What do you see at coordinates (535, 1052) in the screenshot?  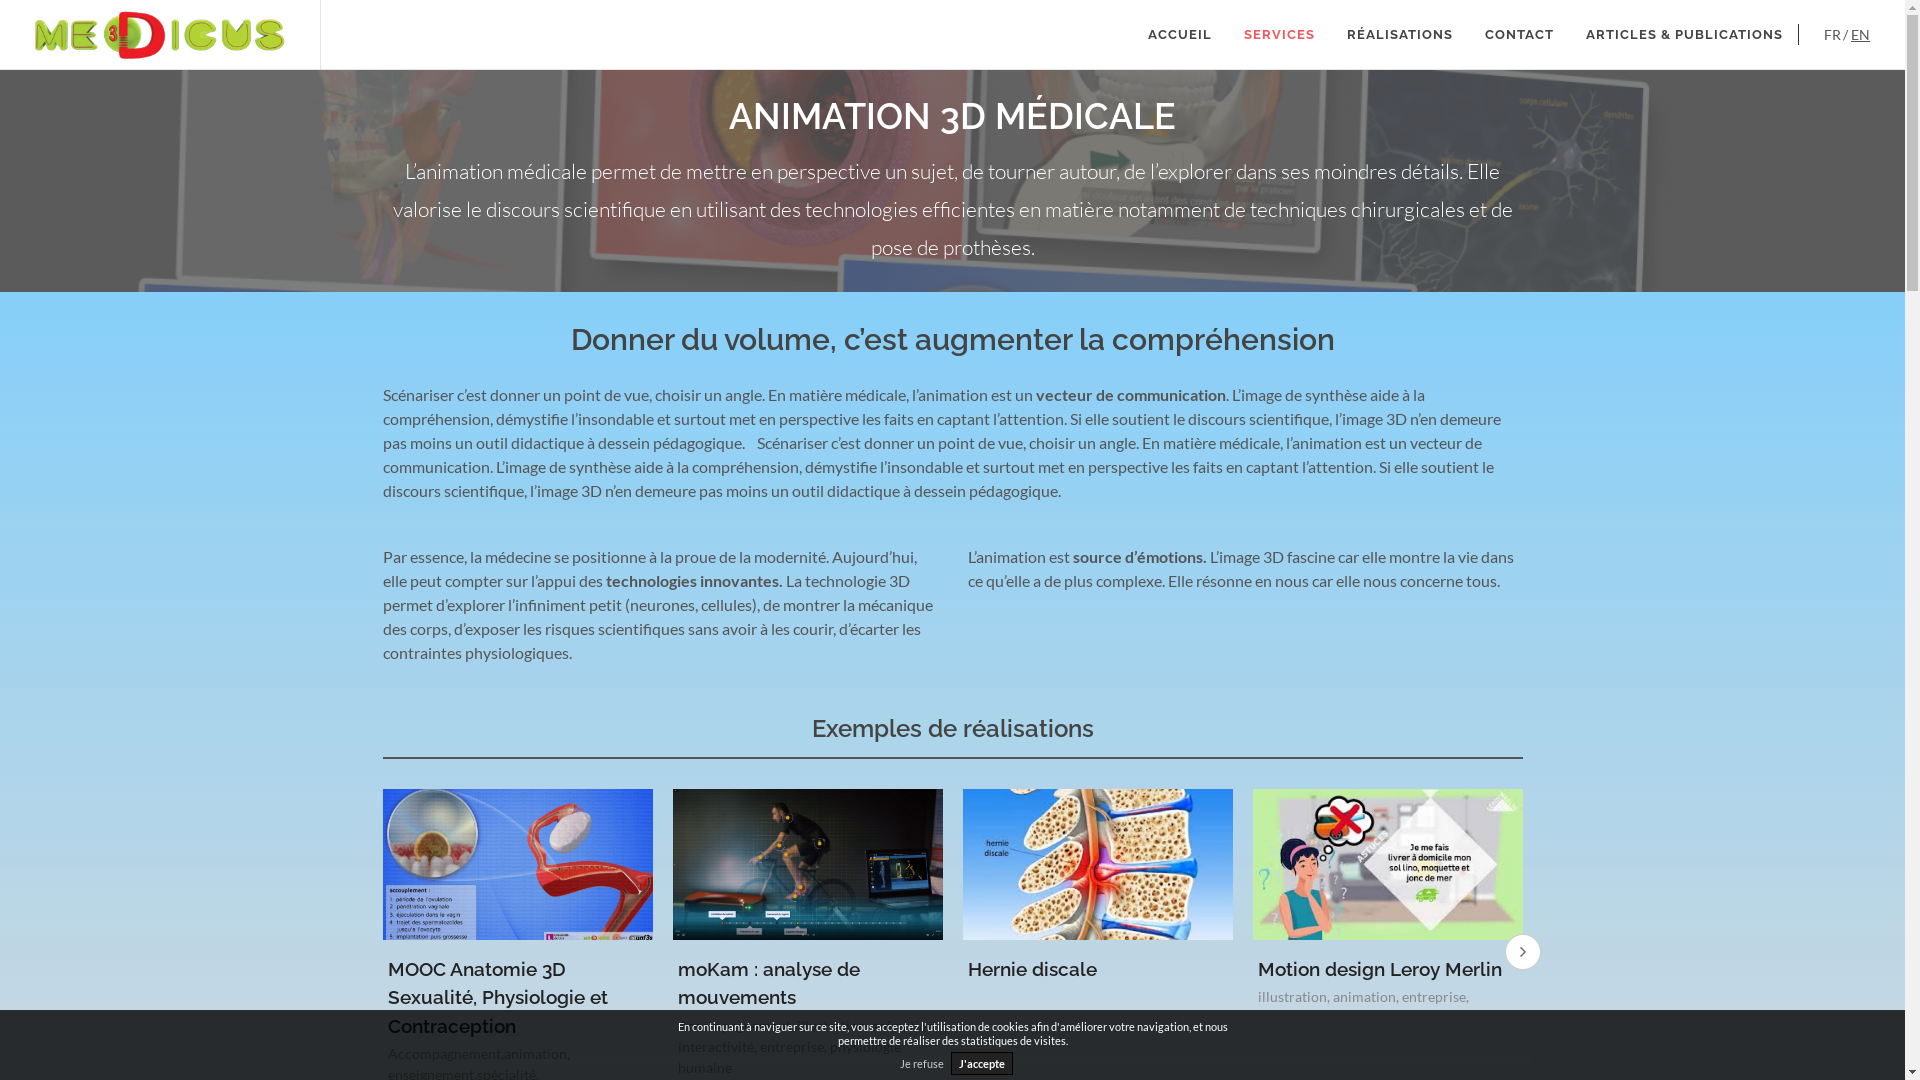 I see `'animation'` at bounding box center [535, 1052].